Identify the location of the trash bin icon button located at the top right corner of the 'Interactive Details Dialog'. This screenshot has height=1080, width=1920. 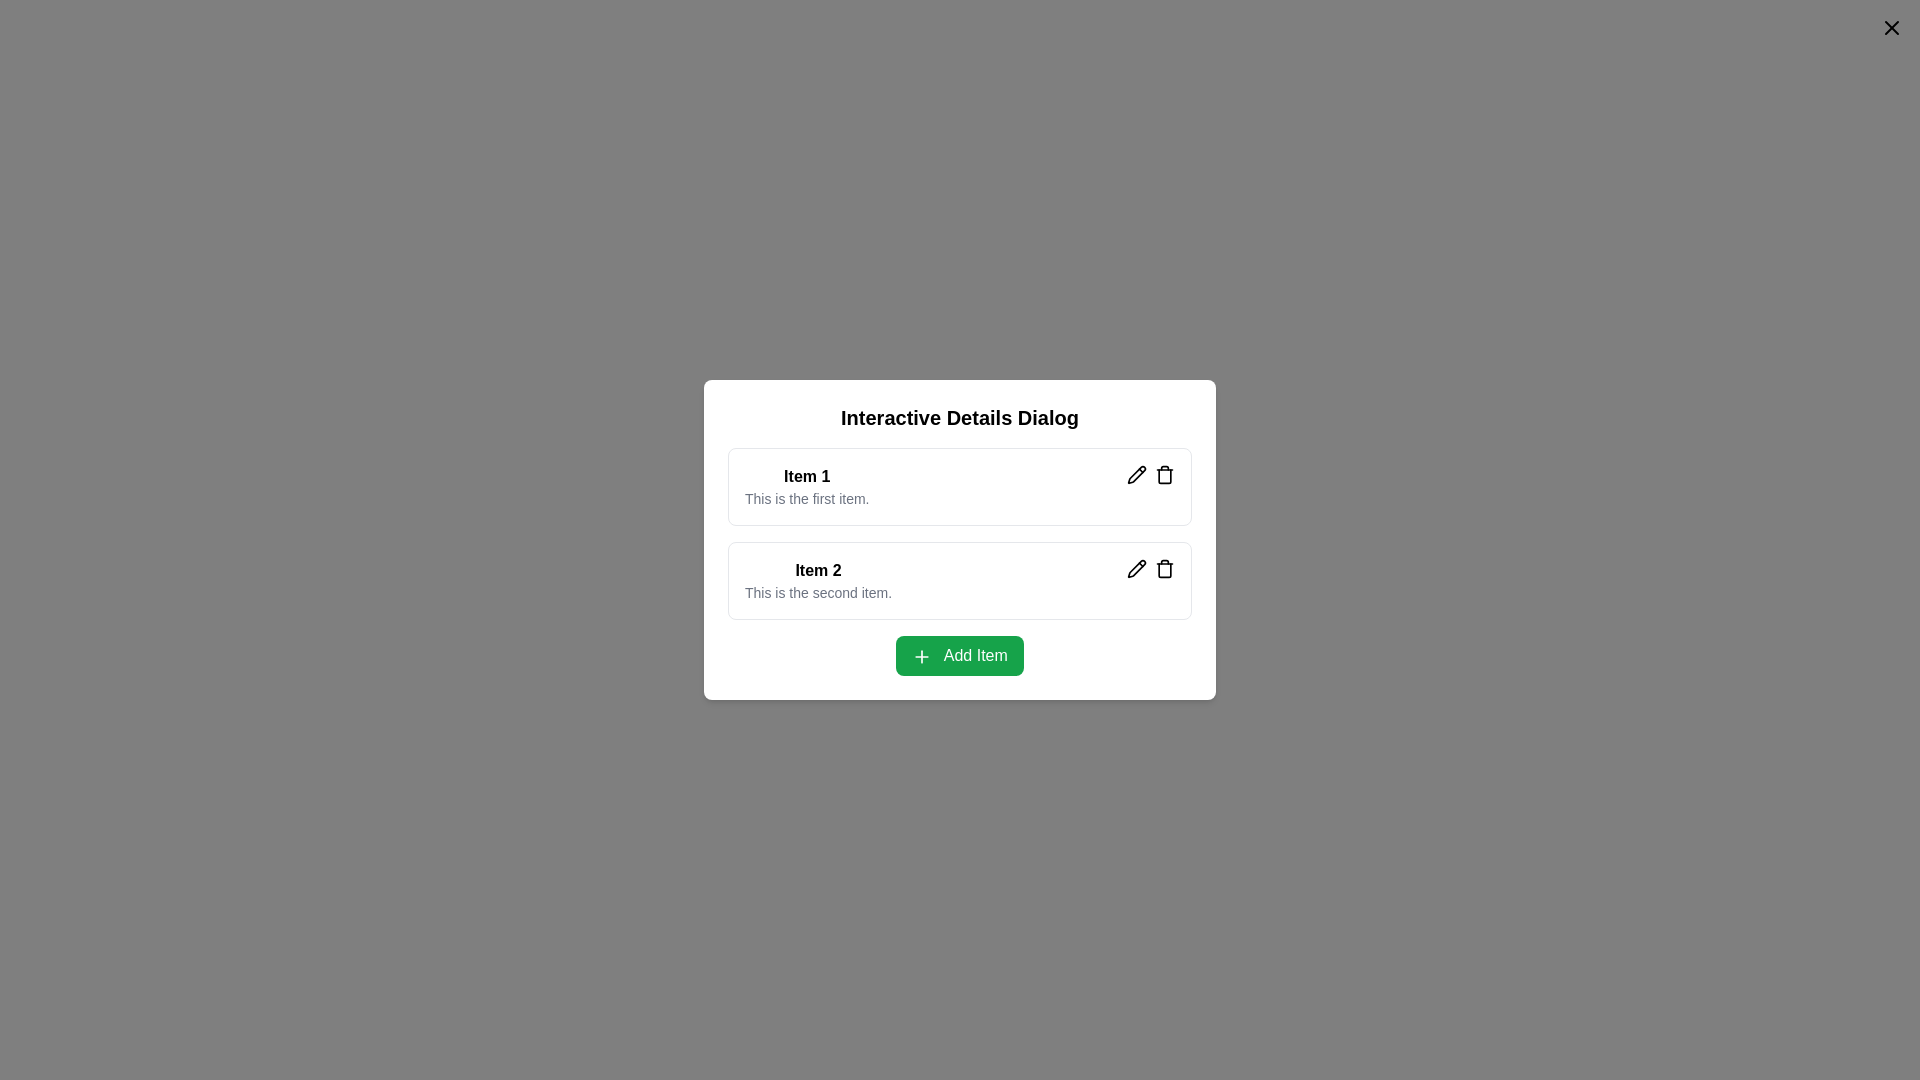
(1165, 474).